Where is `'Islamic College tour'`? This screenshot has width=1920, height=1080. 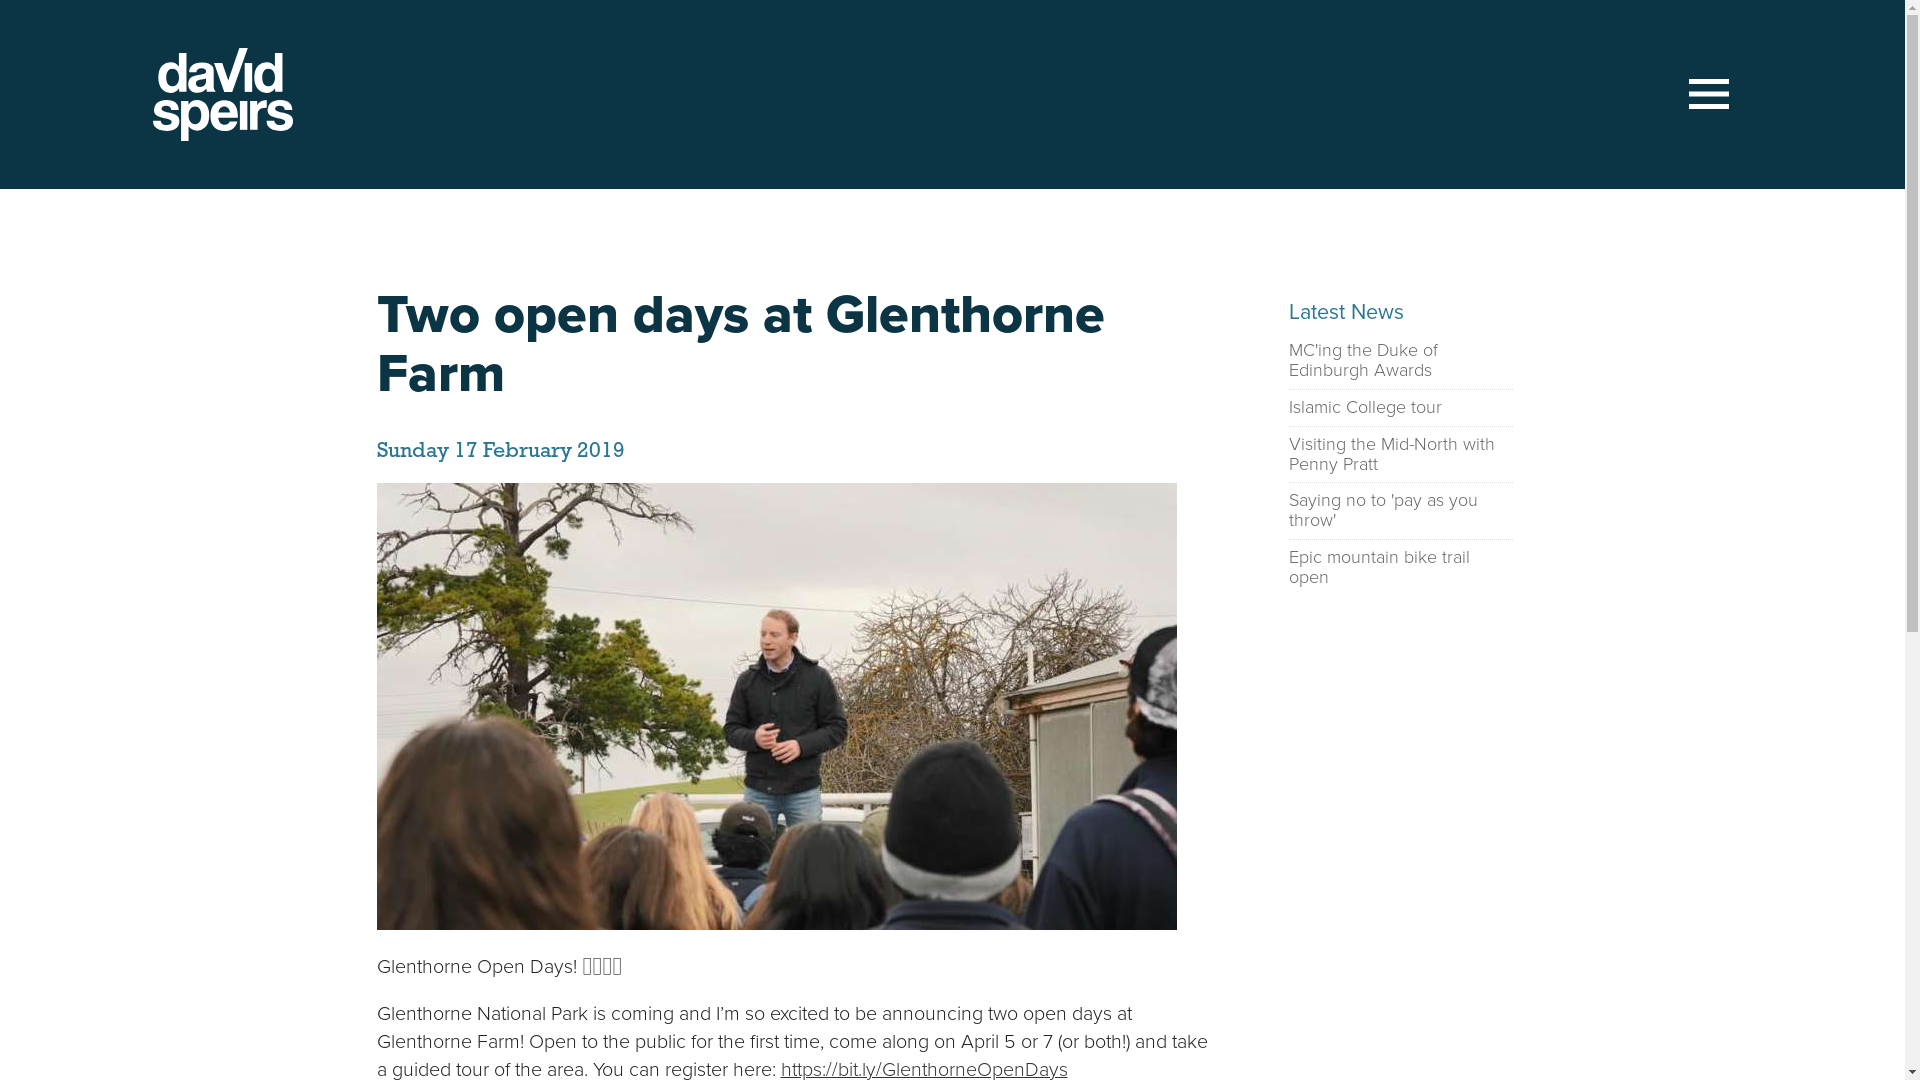
'Islamic College tour' is located at coordinates (1363, 407).